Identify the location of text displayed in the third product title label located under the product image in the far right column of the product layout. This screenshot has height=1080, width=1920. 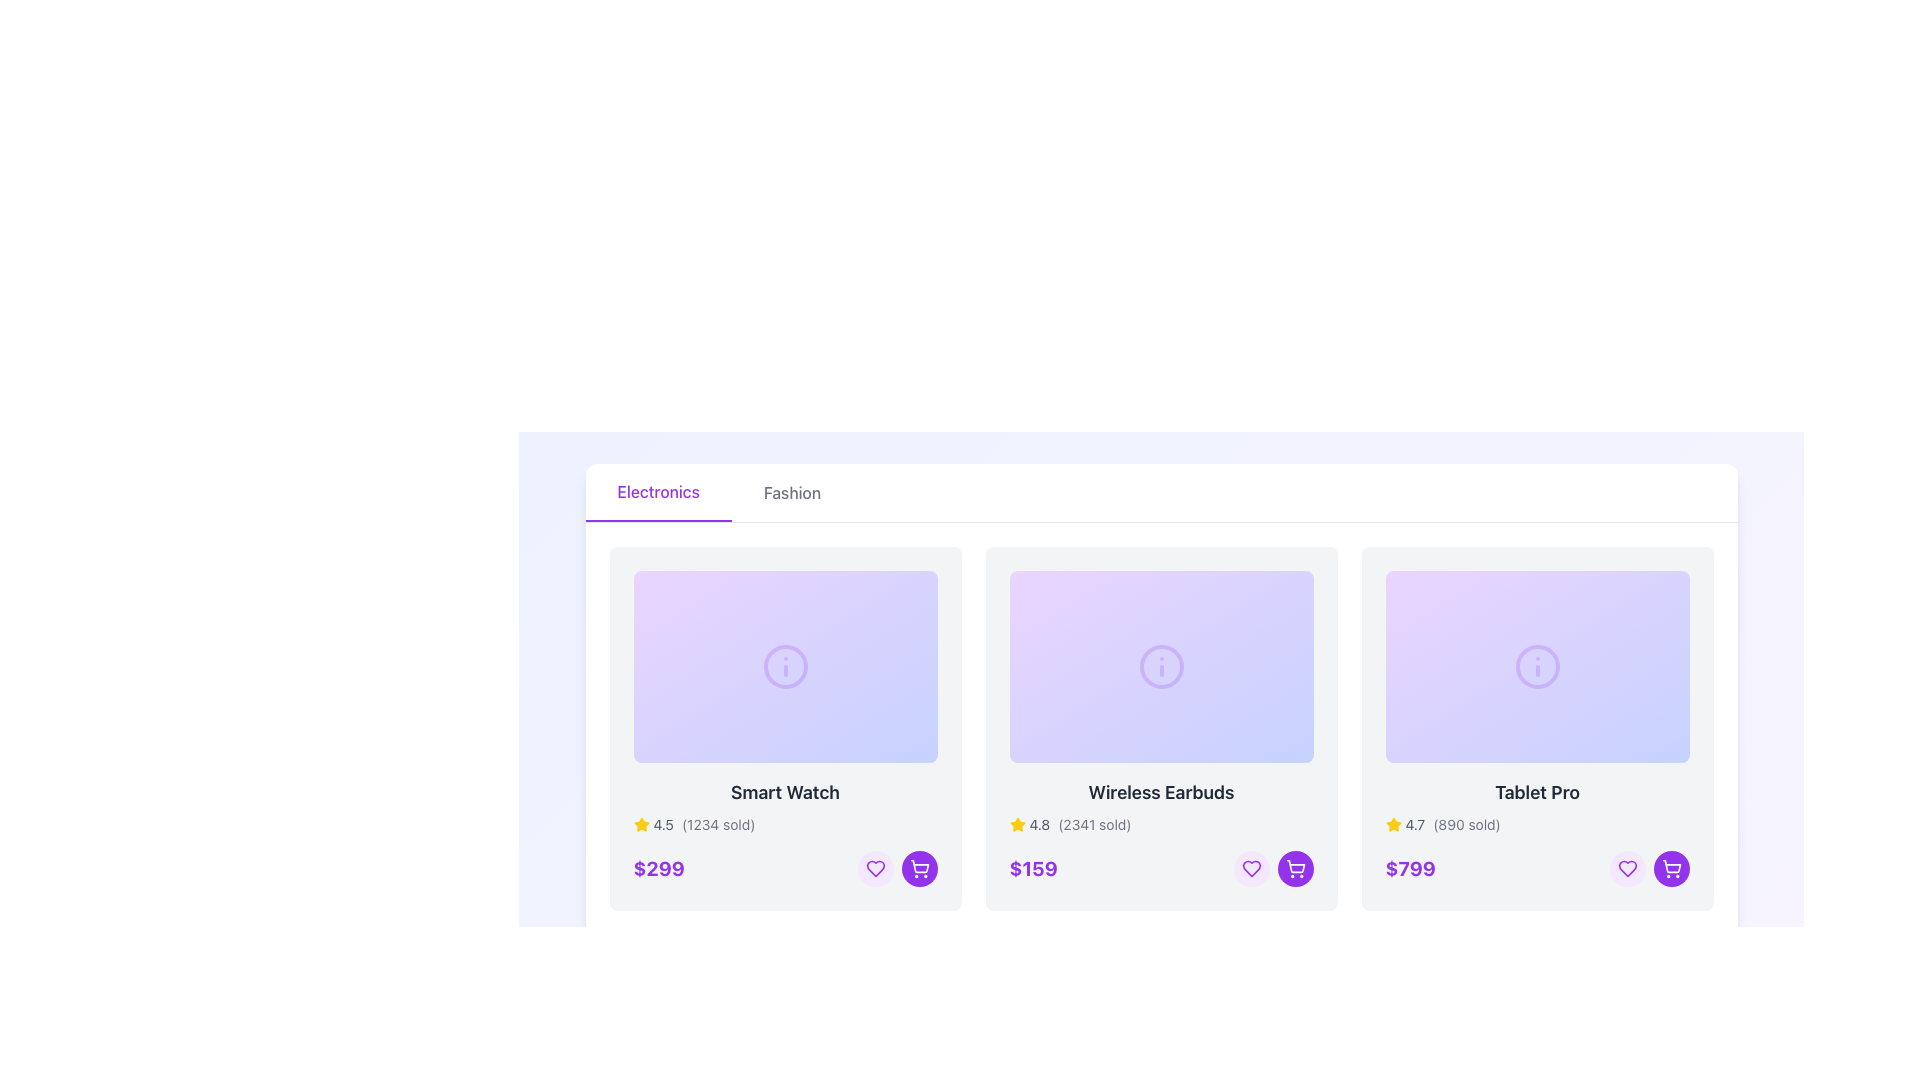
(1536, 792).